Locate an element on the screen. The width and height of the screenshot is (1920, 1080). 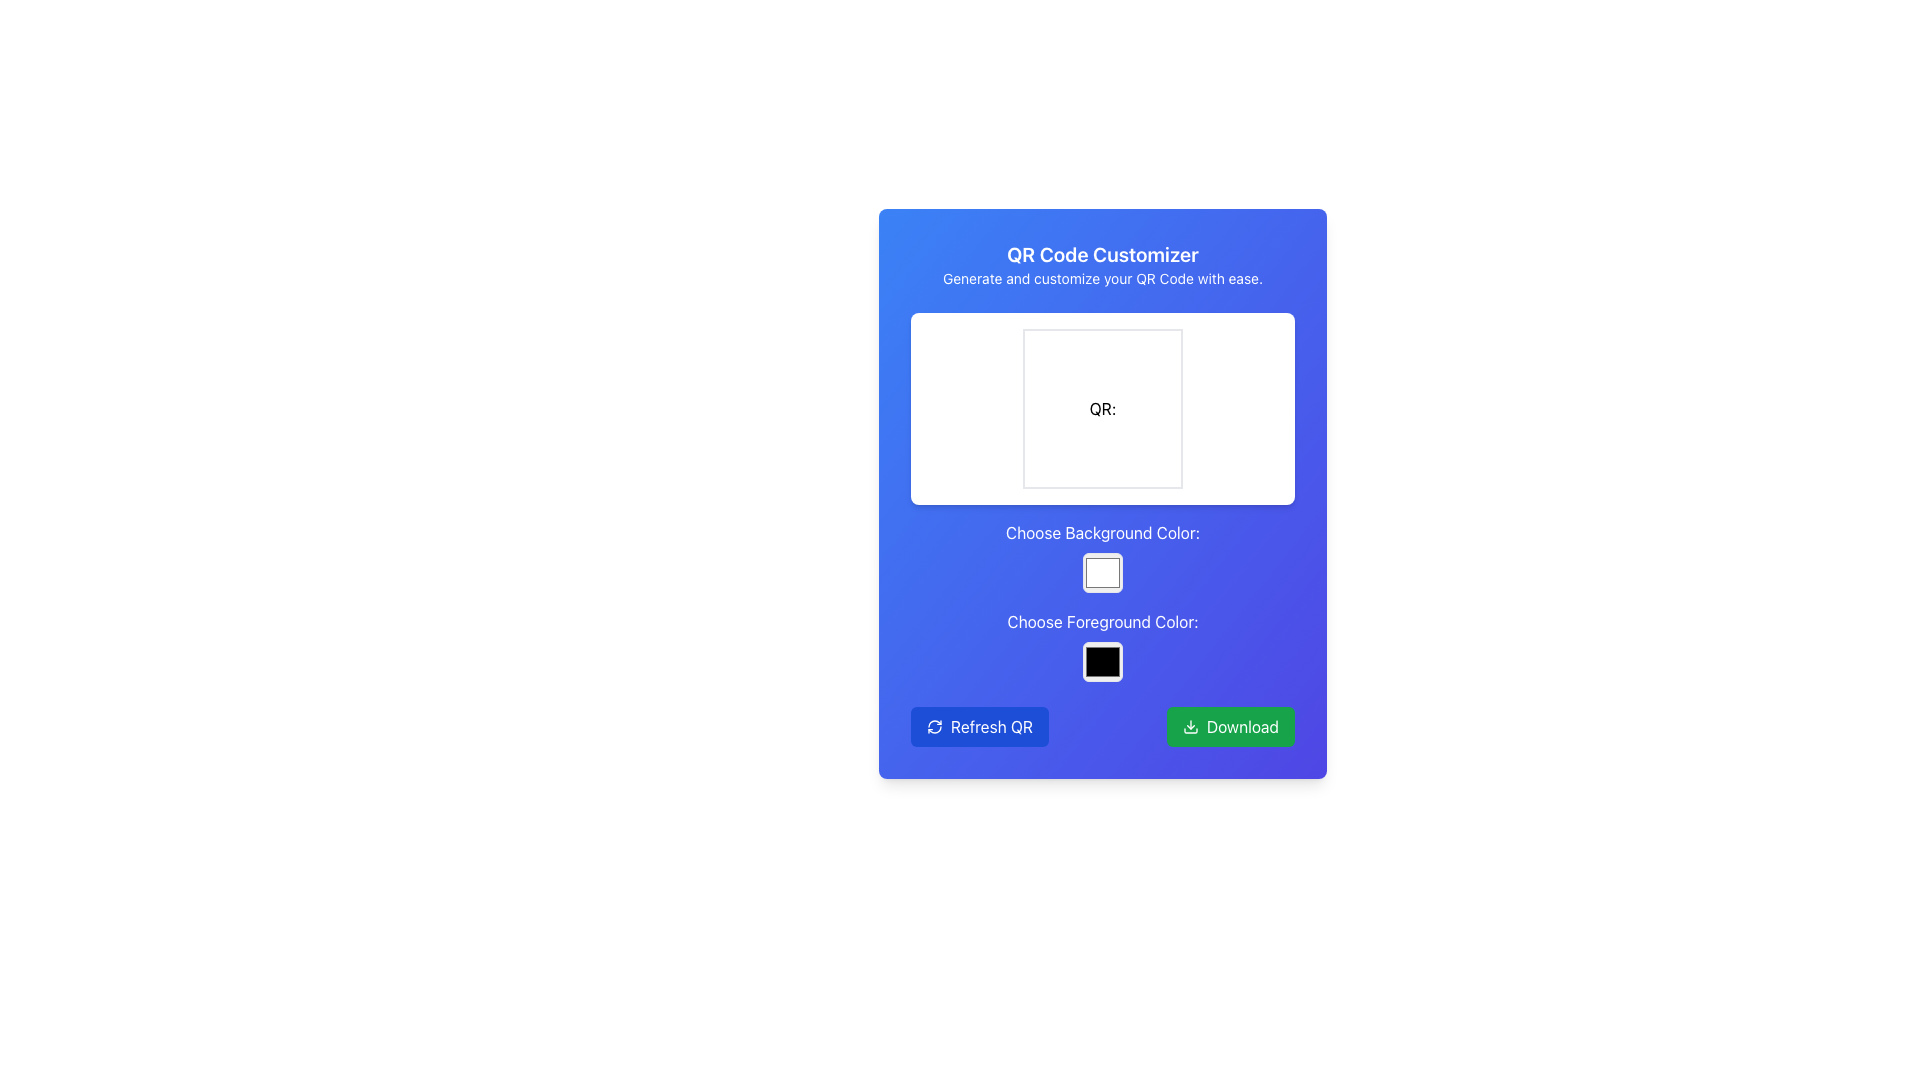
the refresh button located in the bottom-left portion of the interface is located at coordinates (979, 726).